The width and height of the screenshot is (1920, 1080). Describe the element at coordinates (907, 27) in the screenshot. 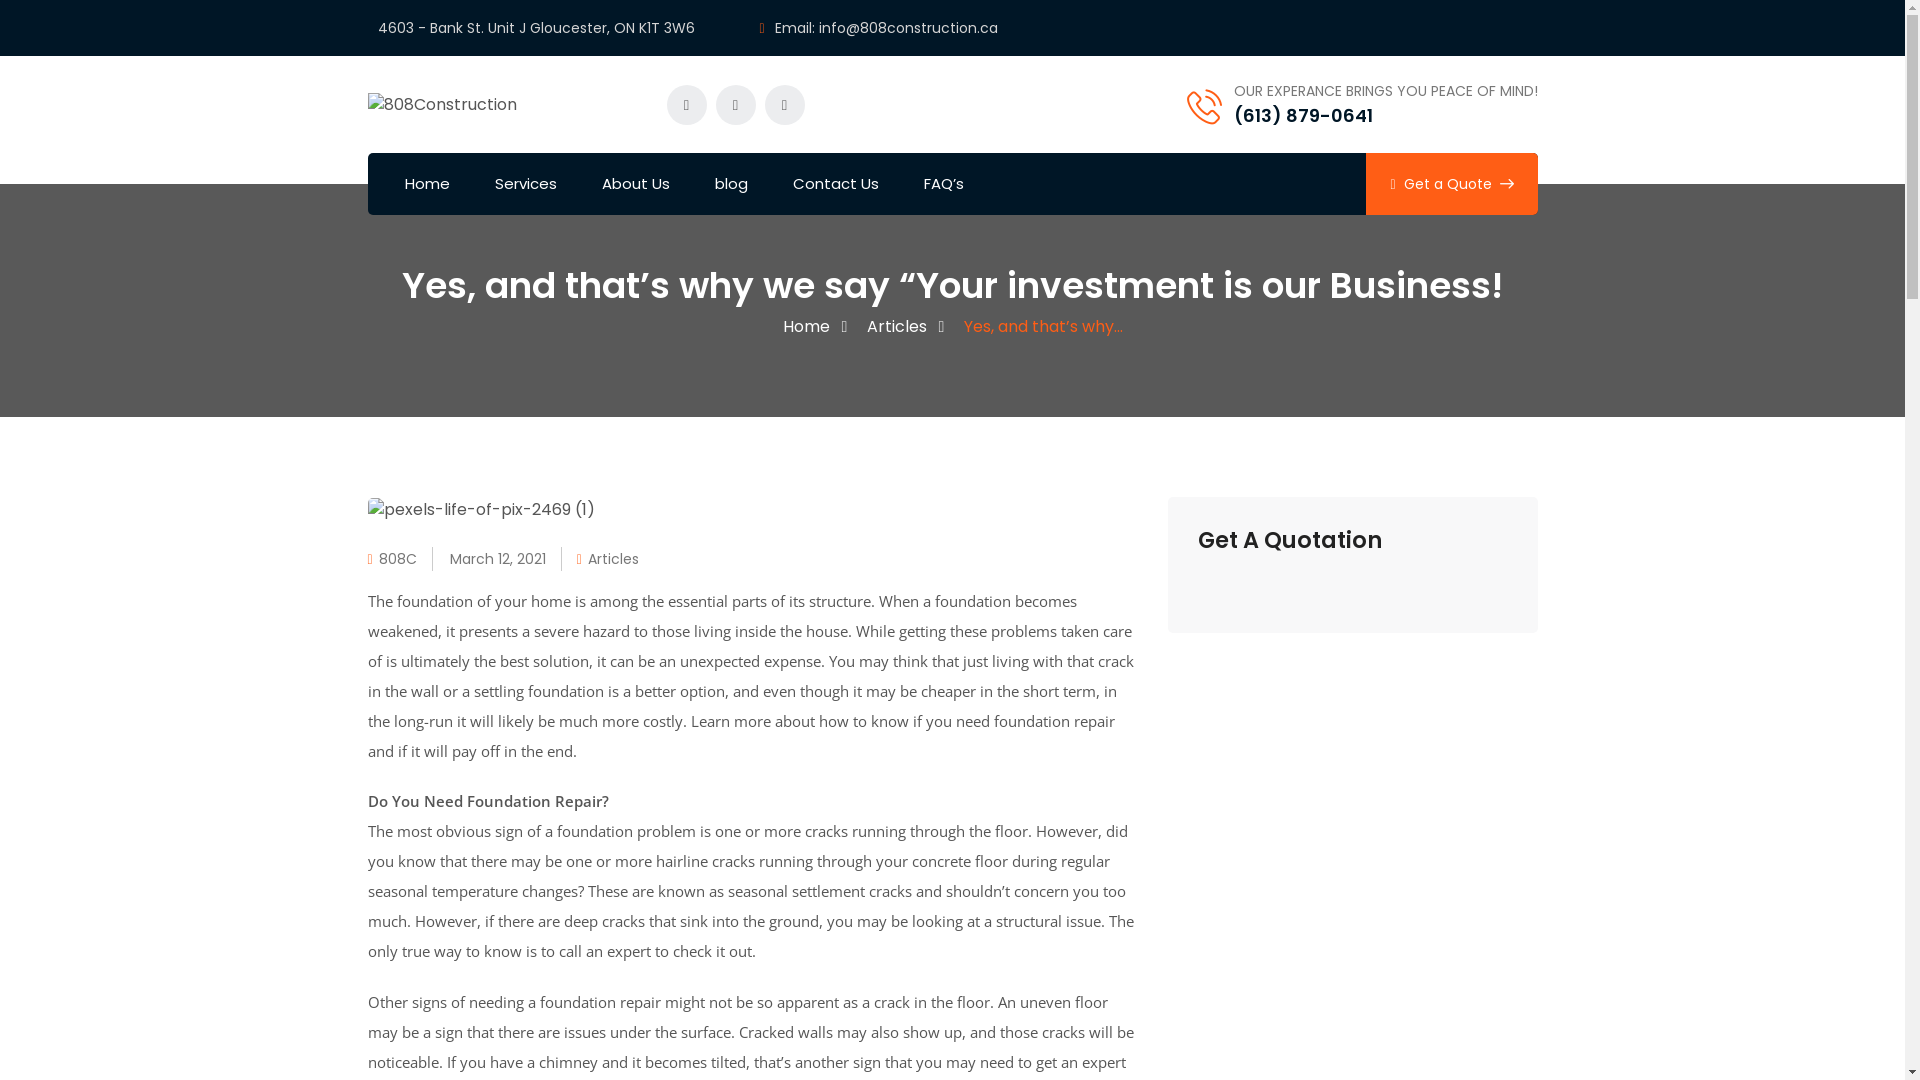

I see `'info@808construction.ca'` at that location.